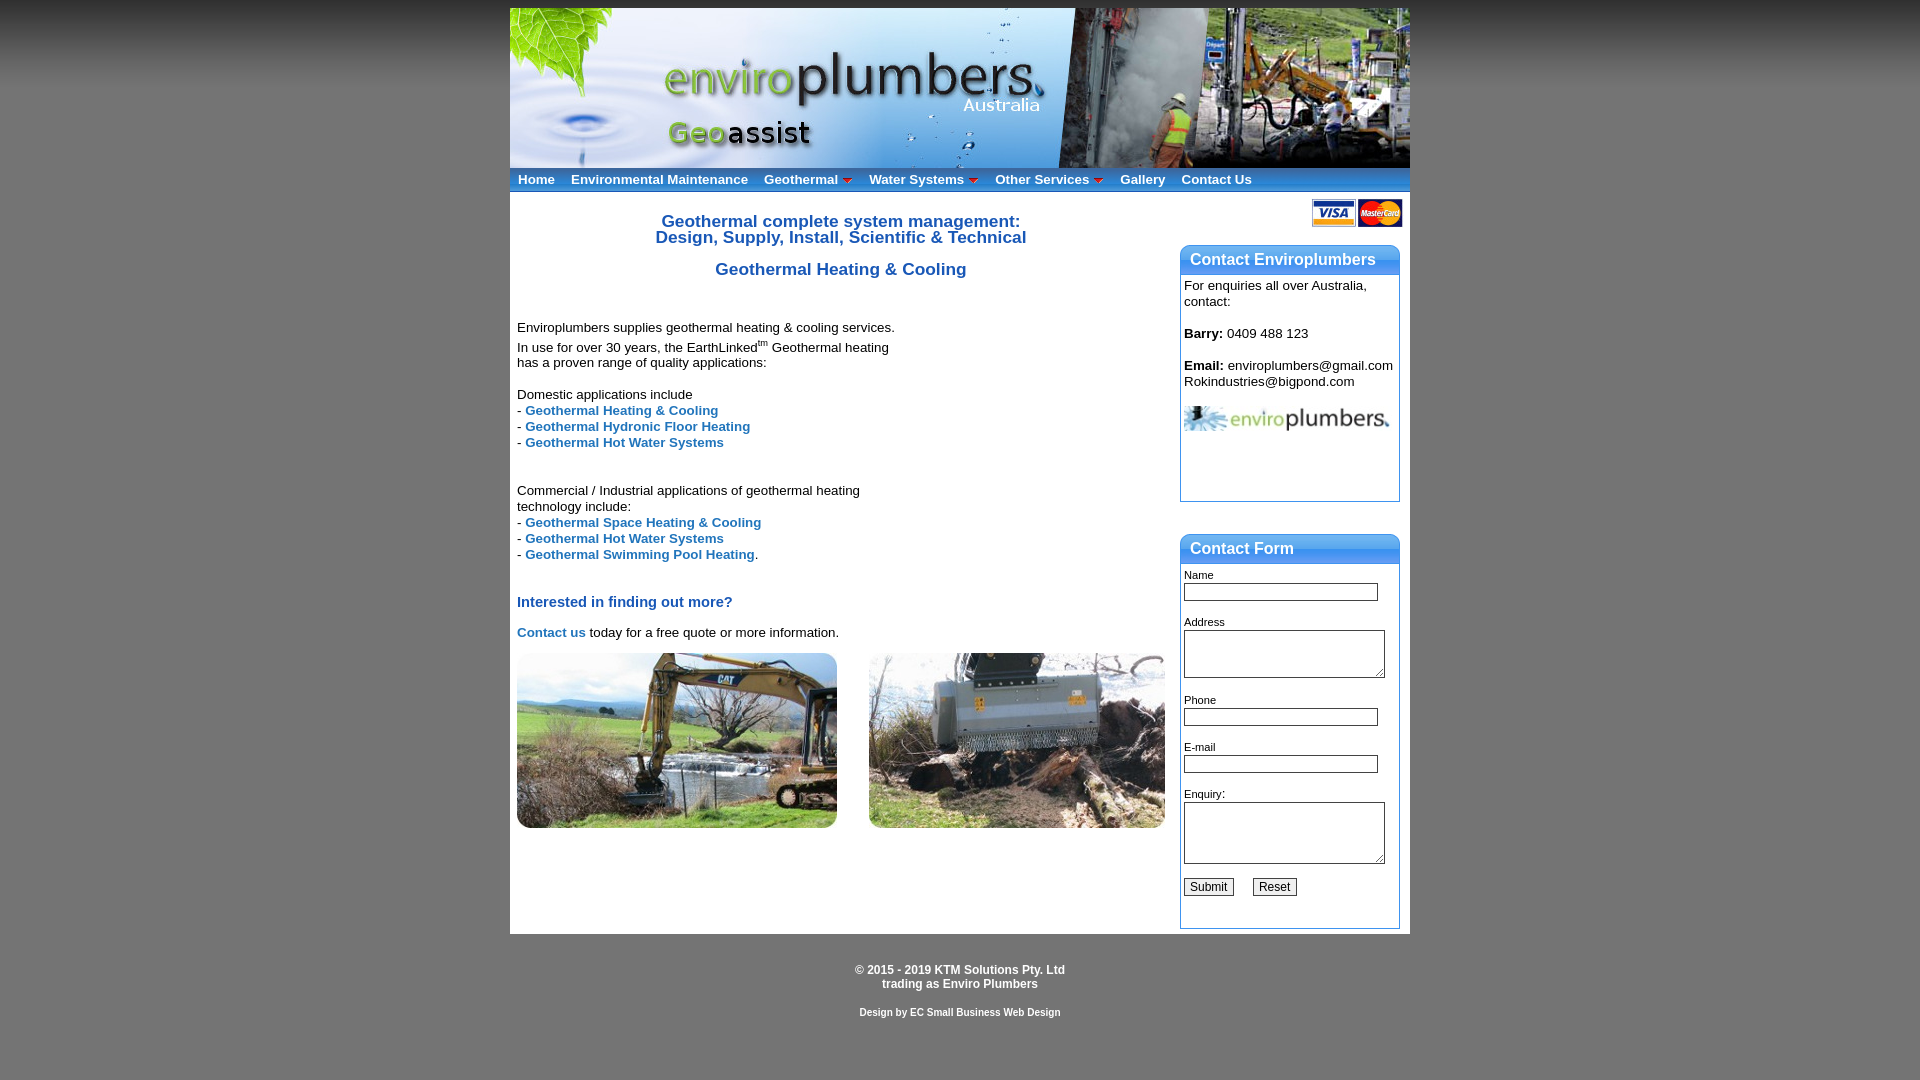 The width and height of the screenshot is (1920, 1080). Describe the element at coordinates (638, 554) in the screenshot. I see `'Geothermal Swimming Pool Heating'` at that location.